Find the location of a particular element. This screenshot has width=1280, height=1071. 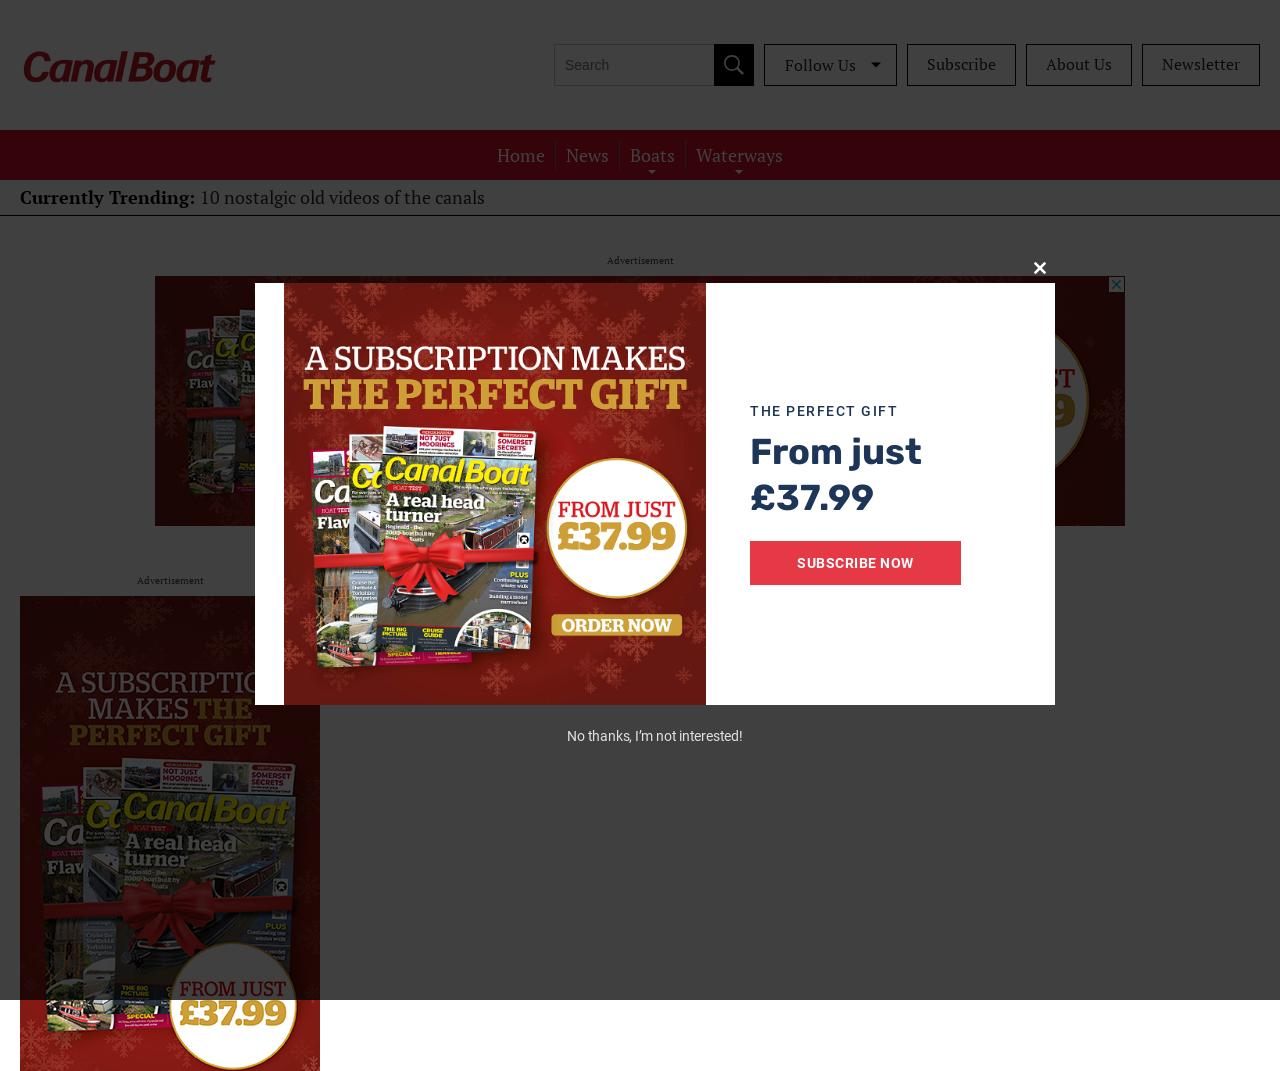

'News' is located at coordinates (586, 153).